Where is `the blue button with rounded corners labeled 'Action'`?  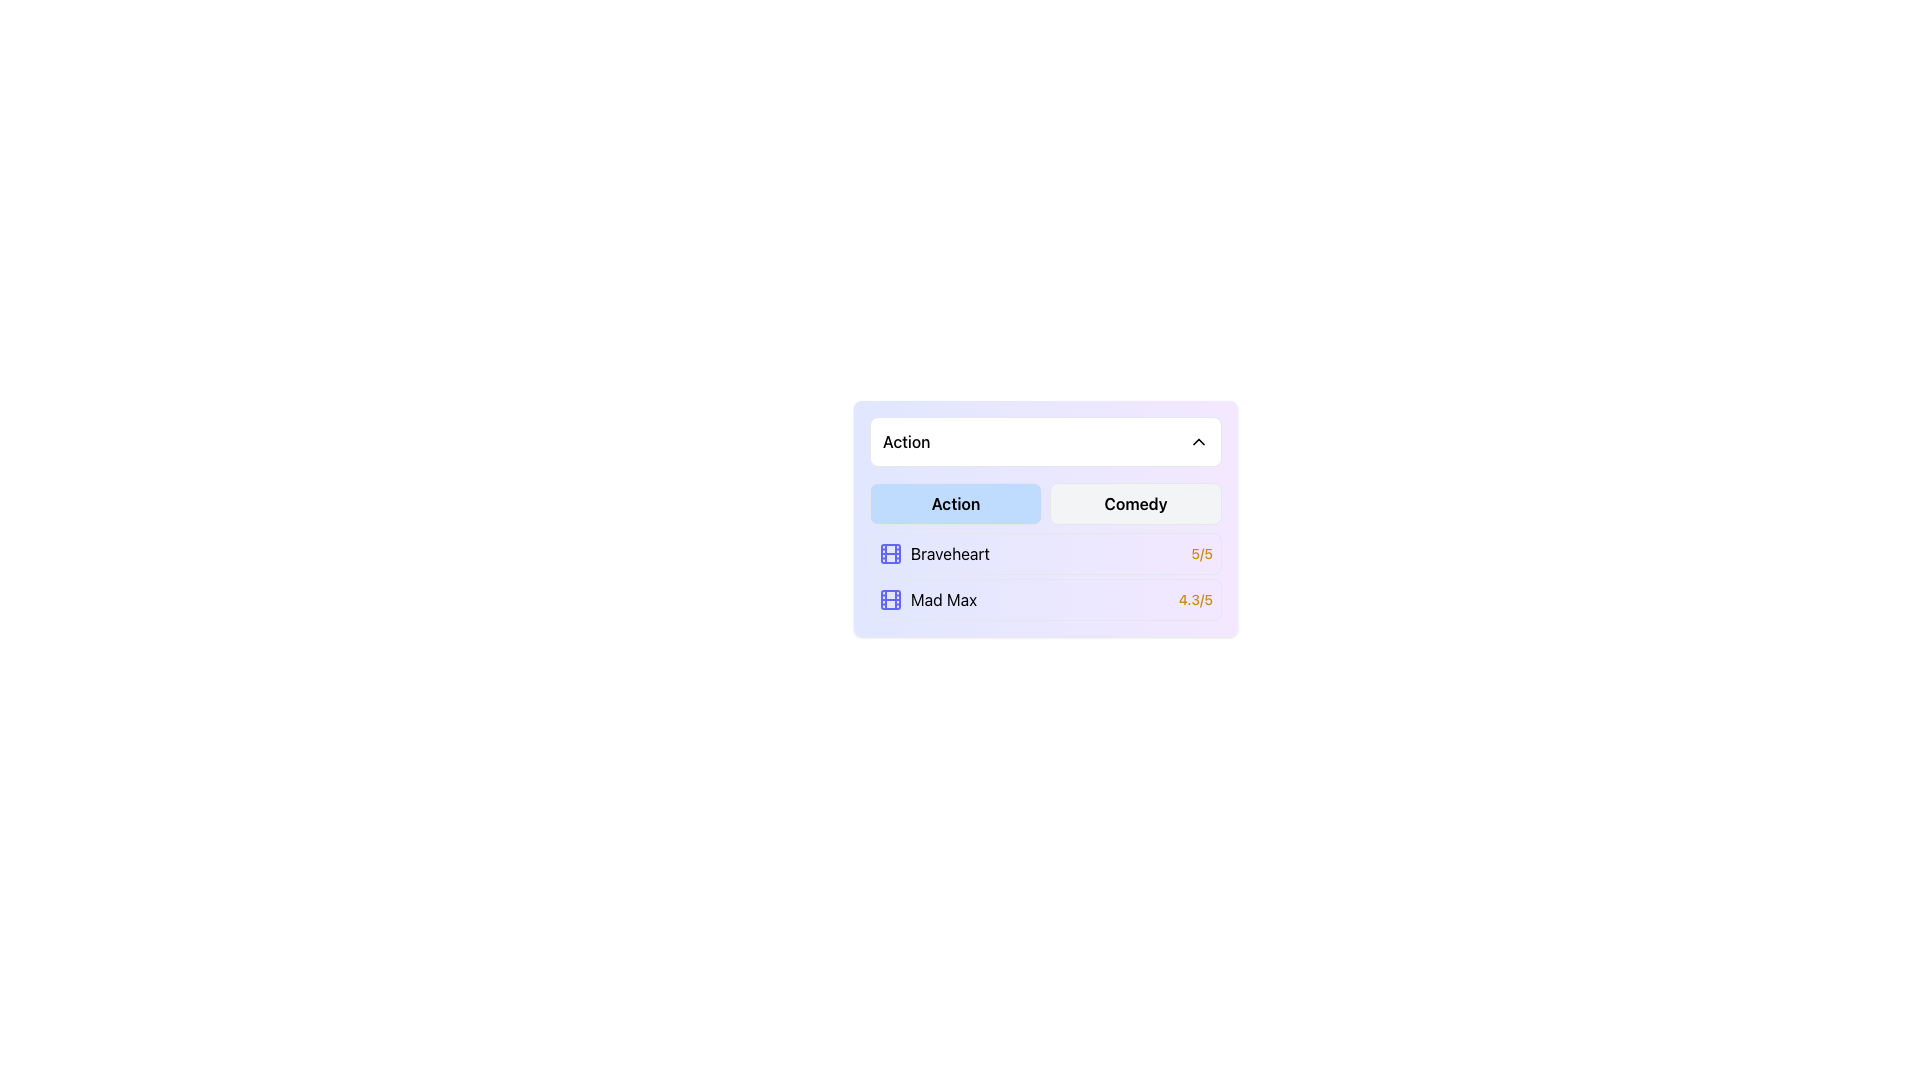
the blue button with rounded corners labeled 'Action' is located at coordinates (954, 503).